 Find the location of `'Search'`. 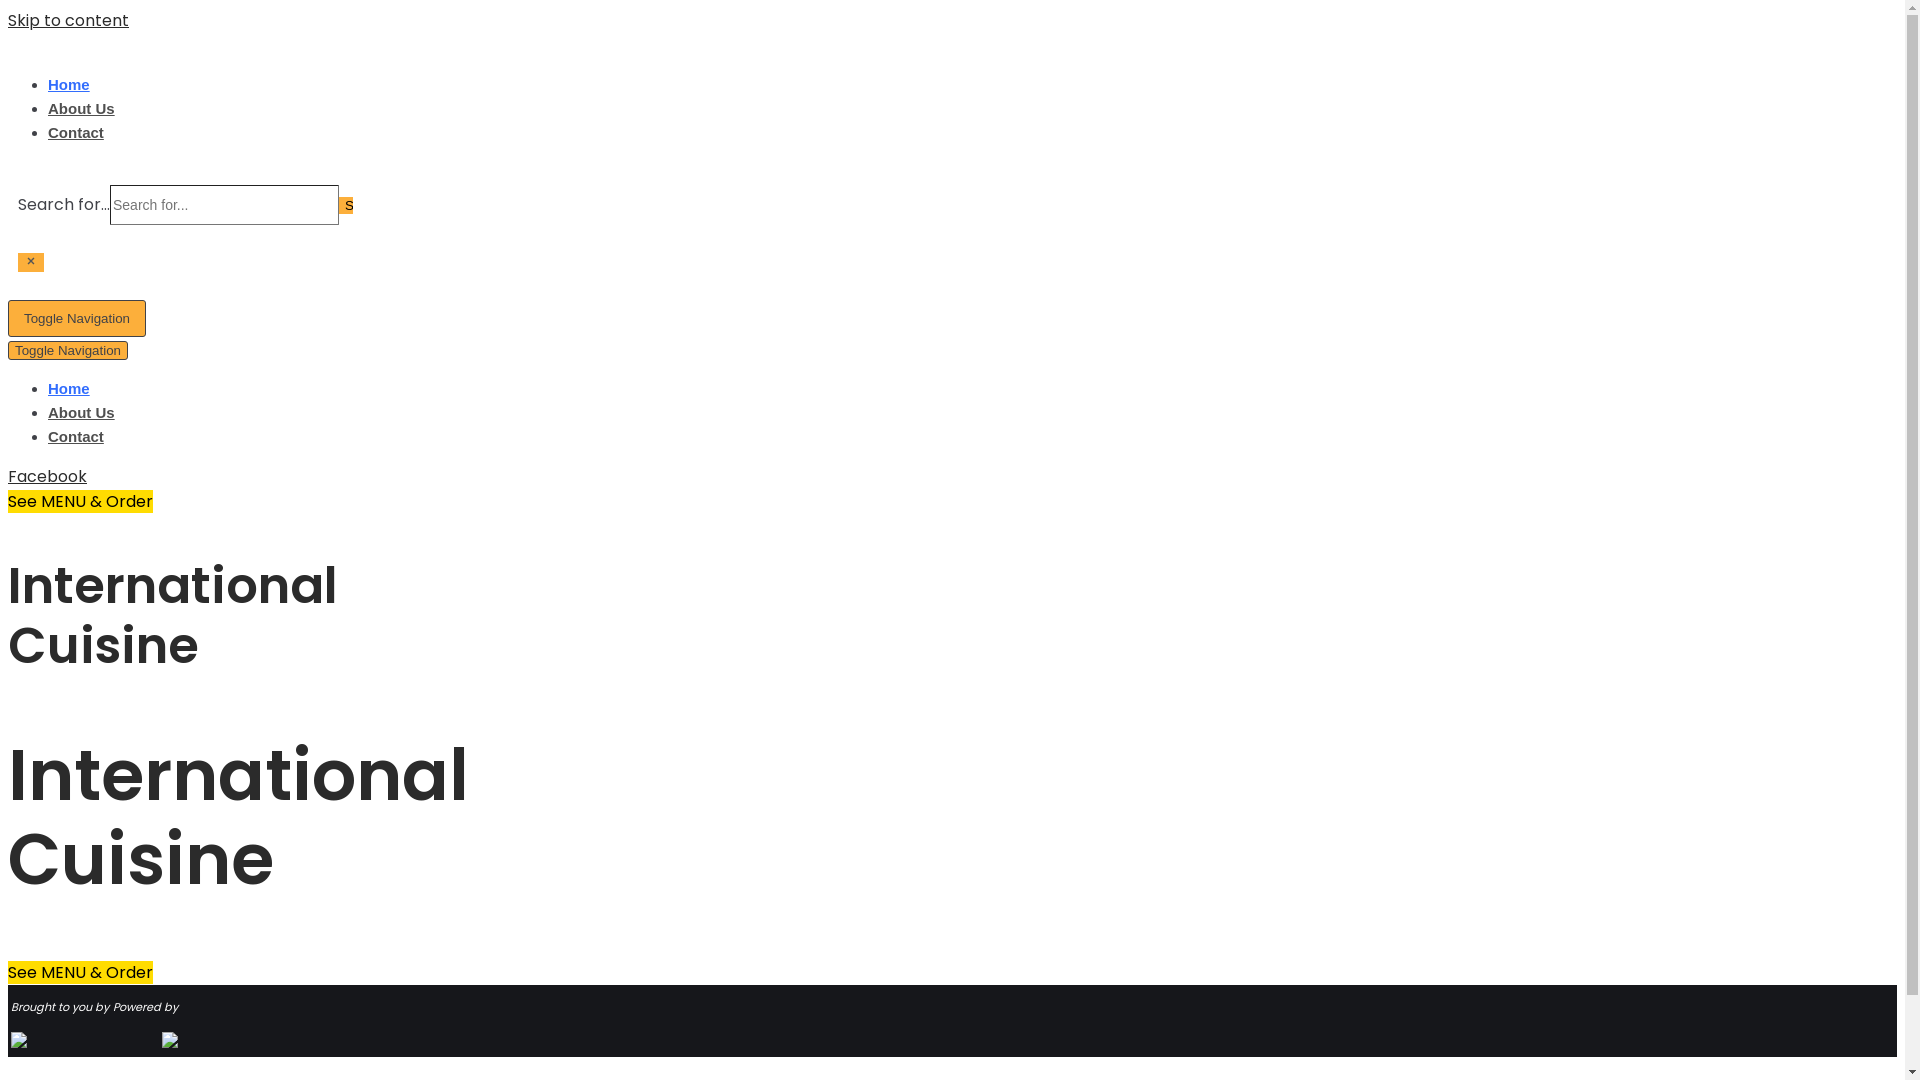

'Search' is located at coordinates (345, 205).